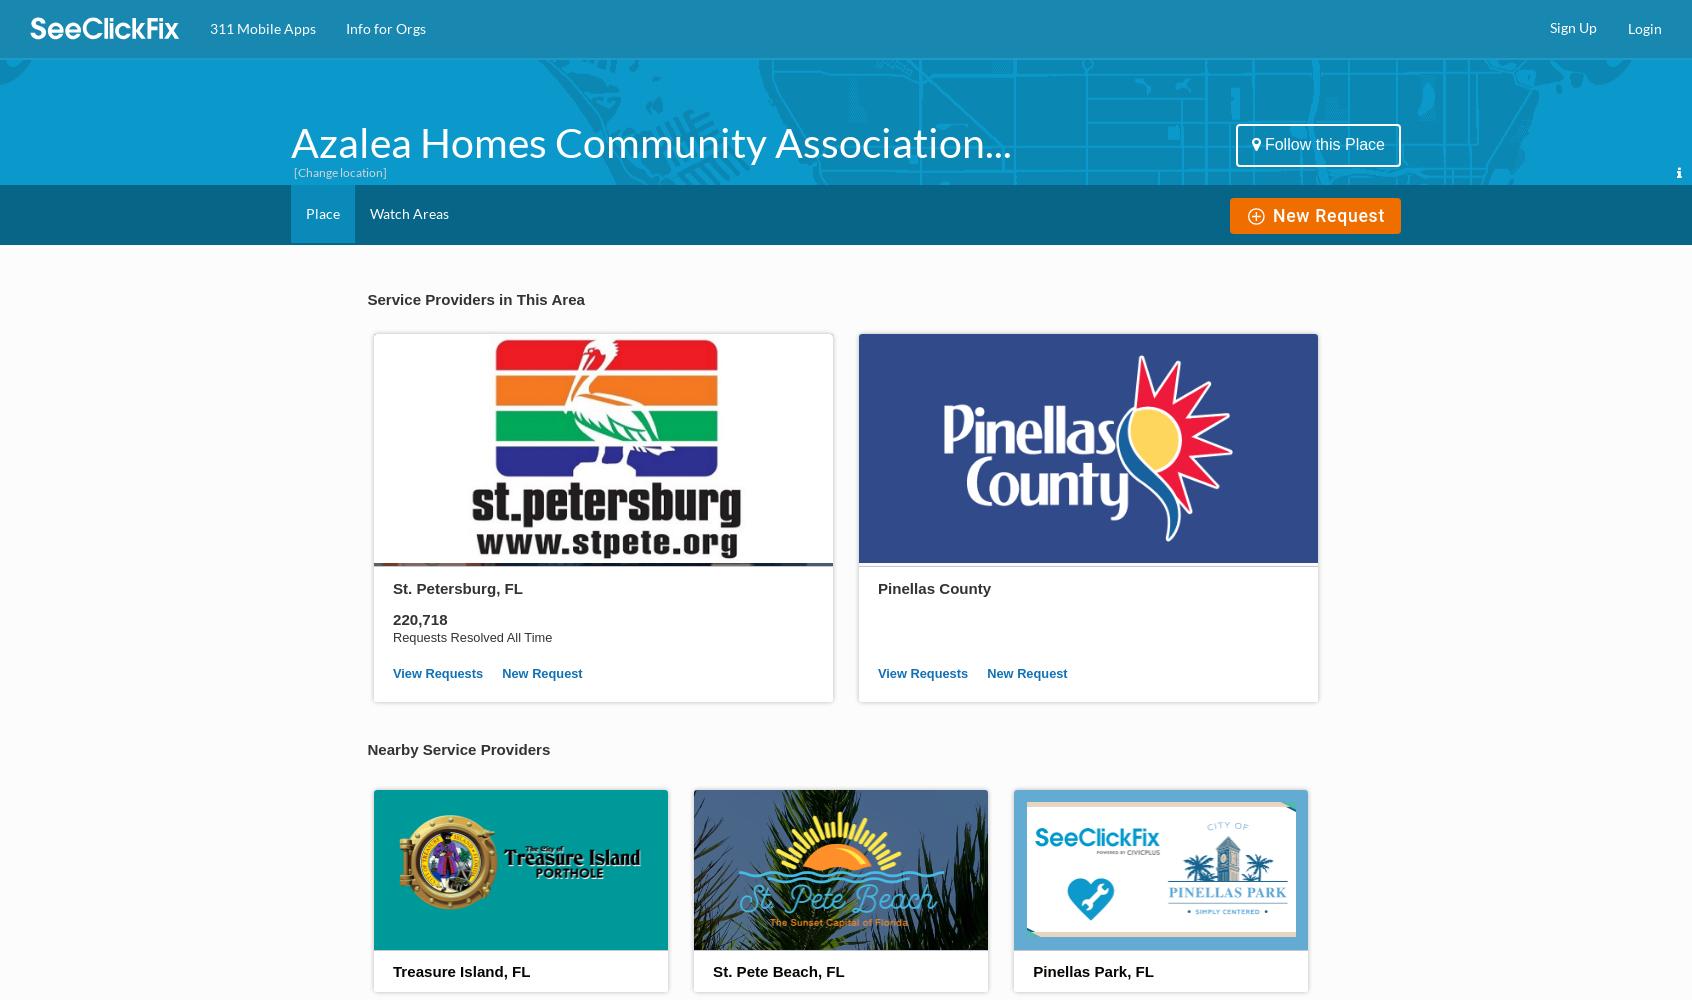 The width and height of the screenshot is (1692, 1000). What do you see at coordinates (262, 28) in the screenshot?
I see `'311 Mobile Apps'` at bounding box center [262, 28].